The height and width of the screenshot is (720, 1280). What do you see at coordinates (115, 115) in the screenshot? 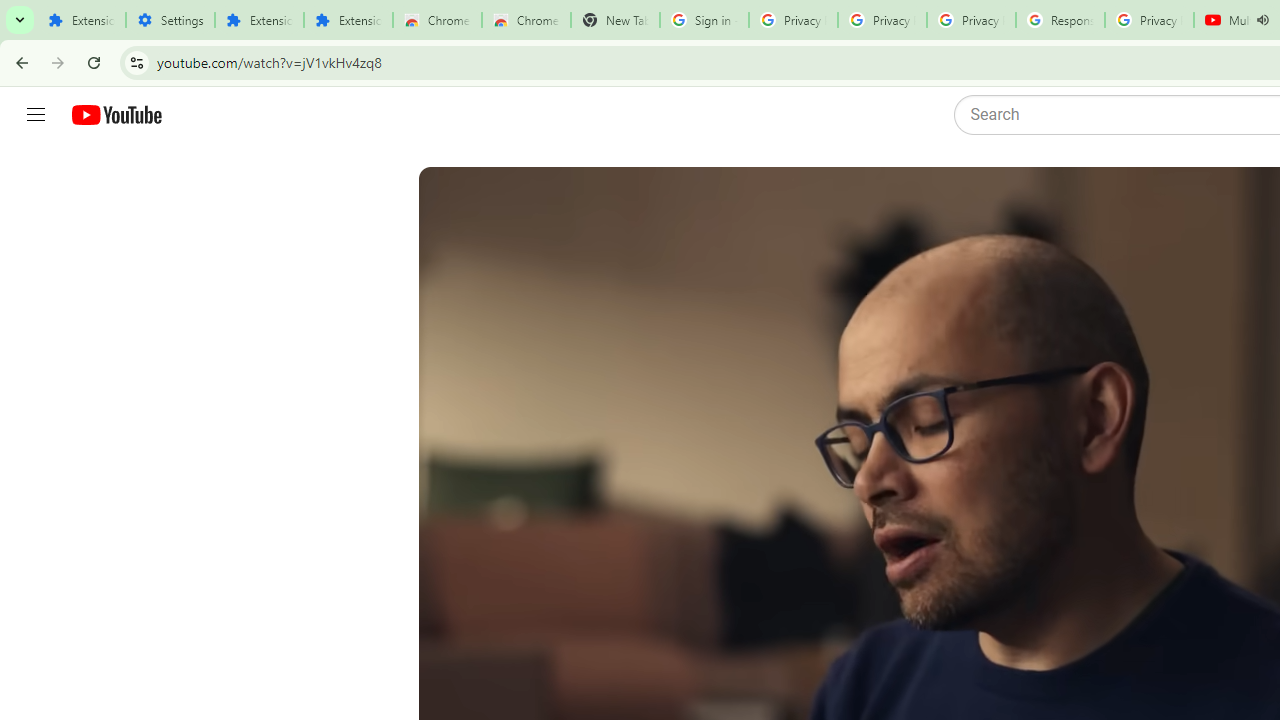
I see `'YouTube Home'` at bounding box center [115, 115].